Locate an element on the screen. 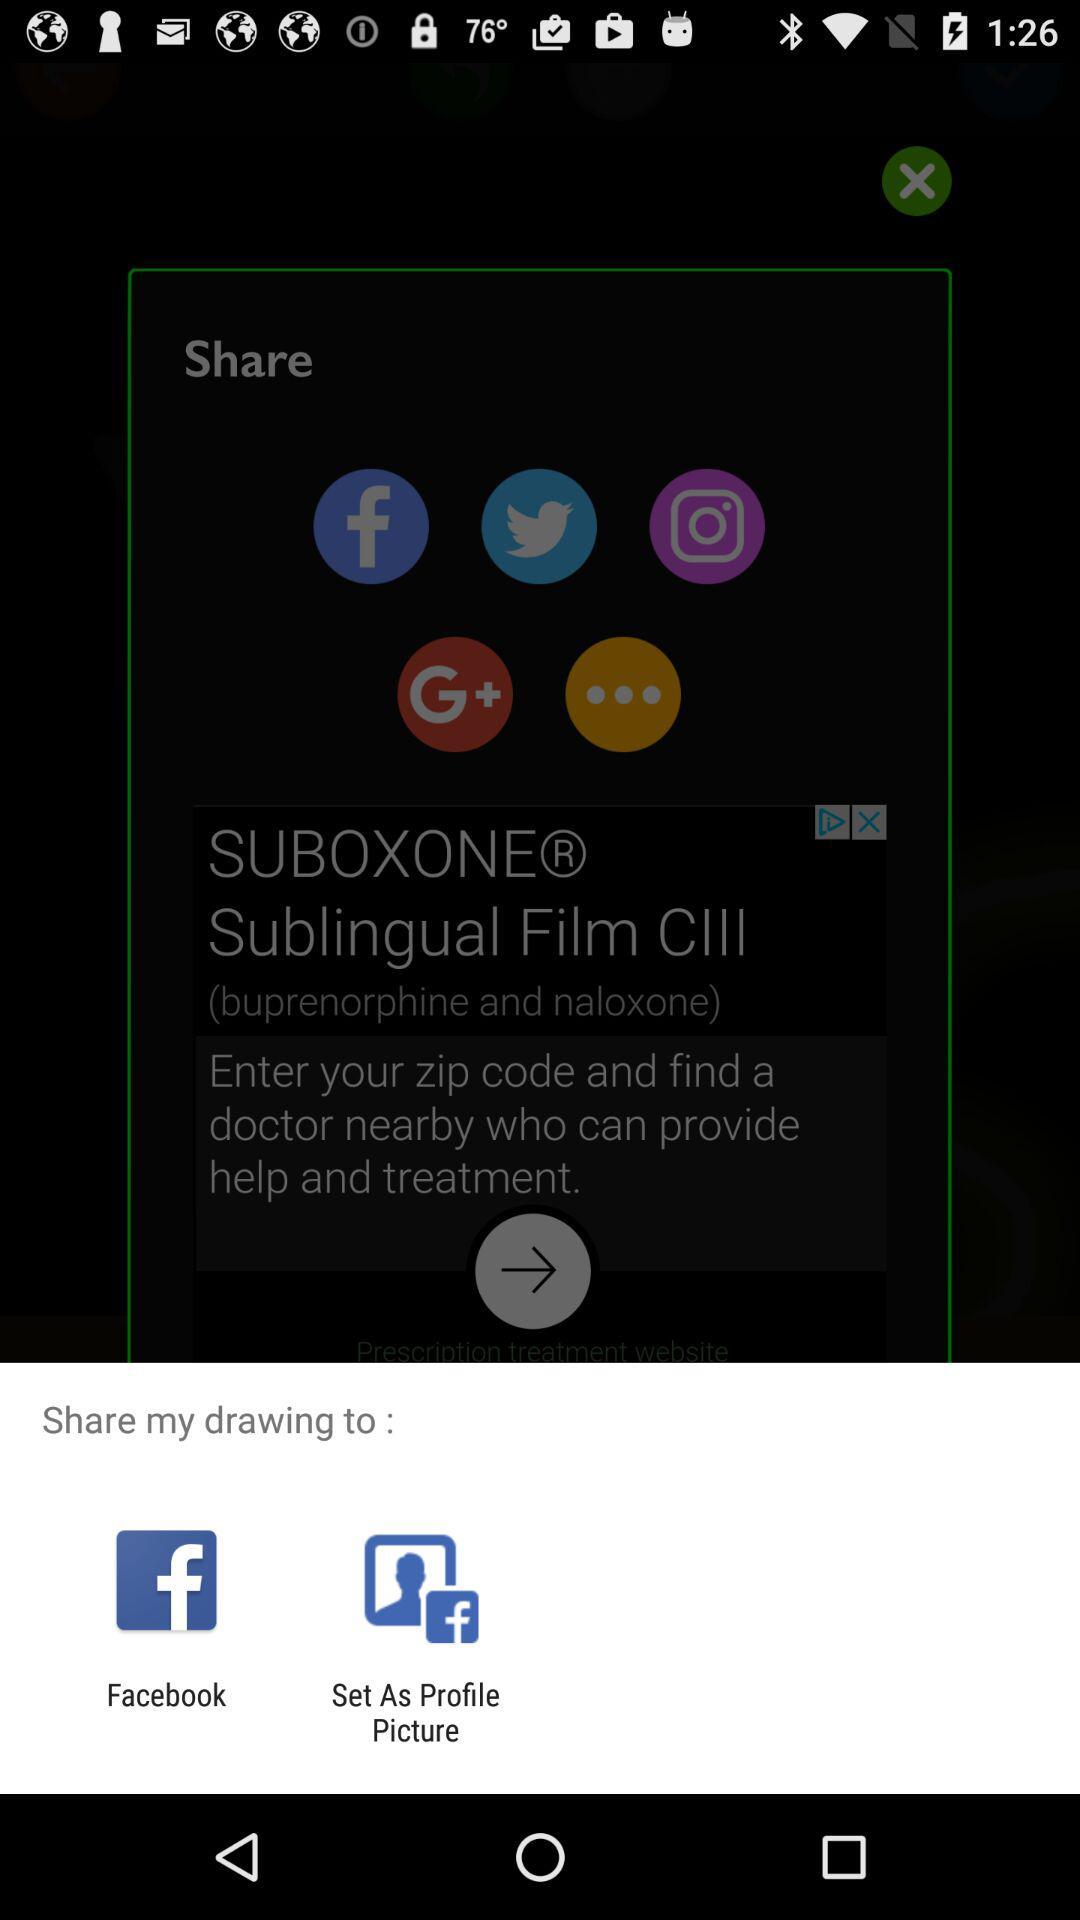 This screenshot has width=1080, height=1920. facebook is located at coordinates (165, 1711).